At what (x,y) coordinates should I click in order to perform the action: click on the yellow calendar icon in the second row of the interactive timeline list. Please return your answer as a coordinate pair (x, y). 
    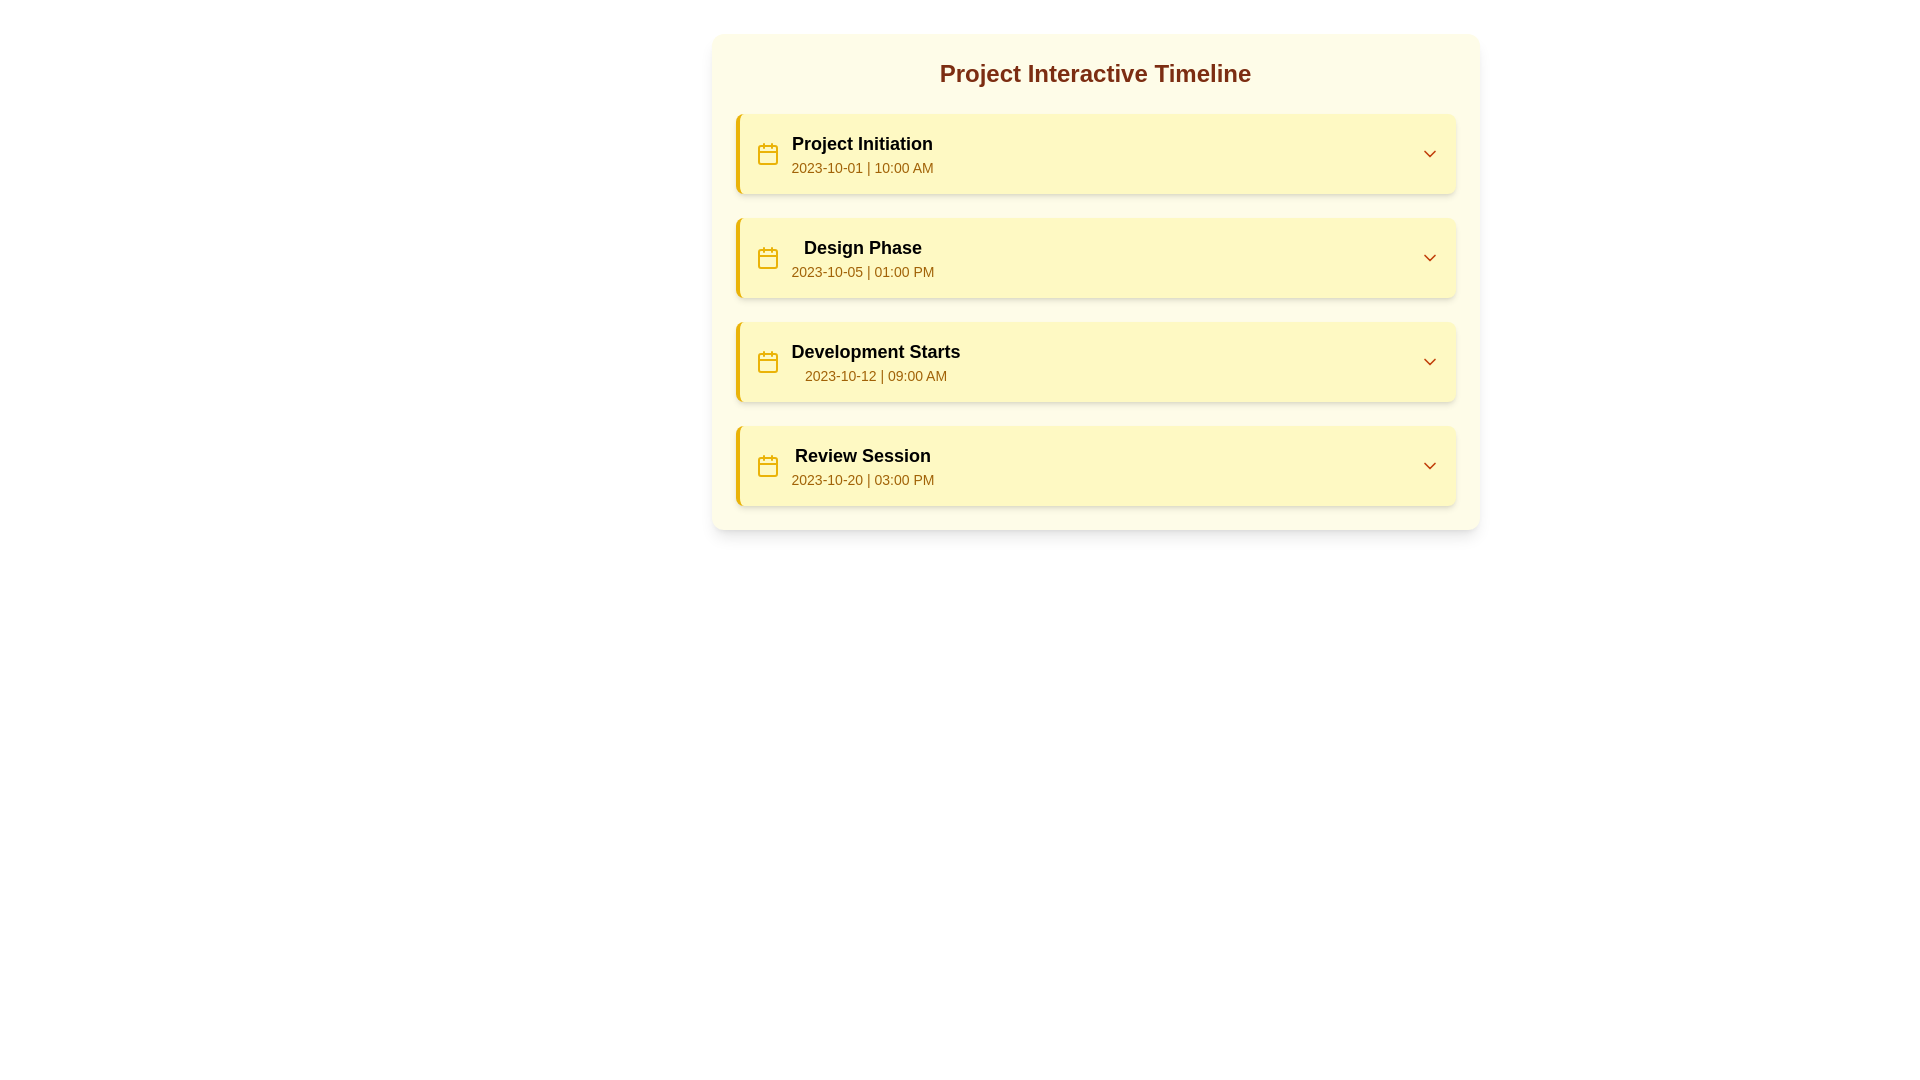
    Looking at the image, I should click on (766, 257).